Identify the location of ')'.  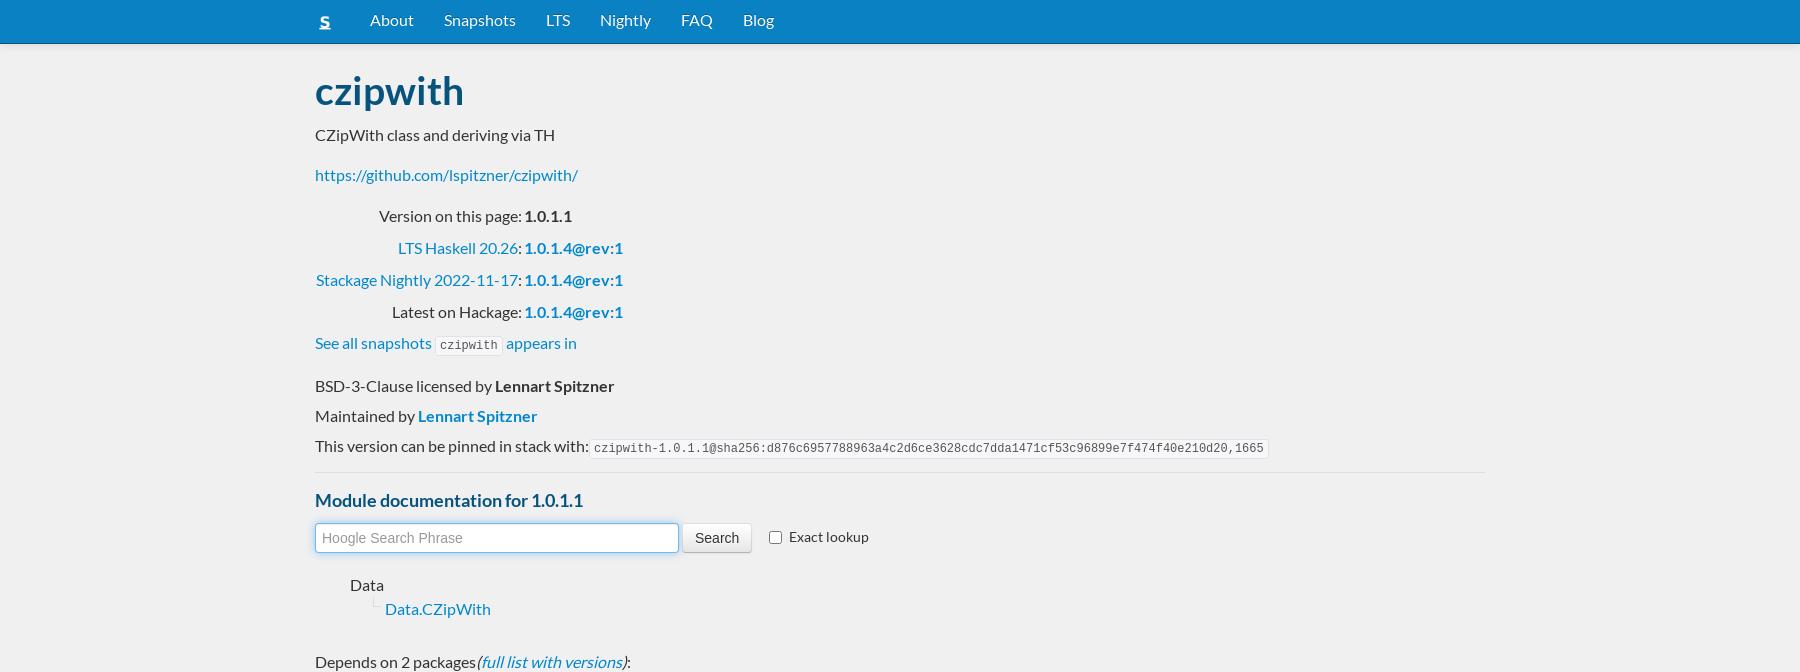
(622, 660).